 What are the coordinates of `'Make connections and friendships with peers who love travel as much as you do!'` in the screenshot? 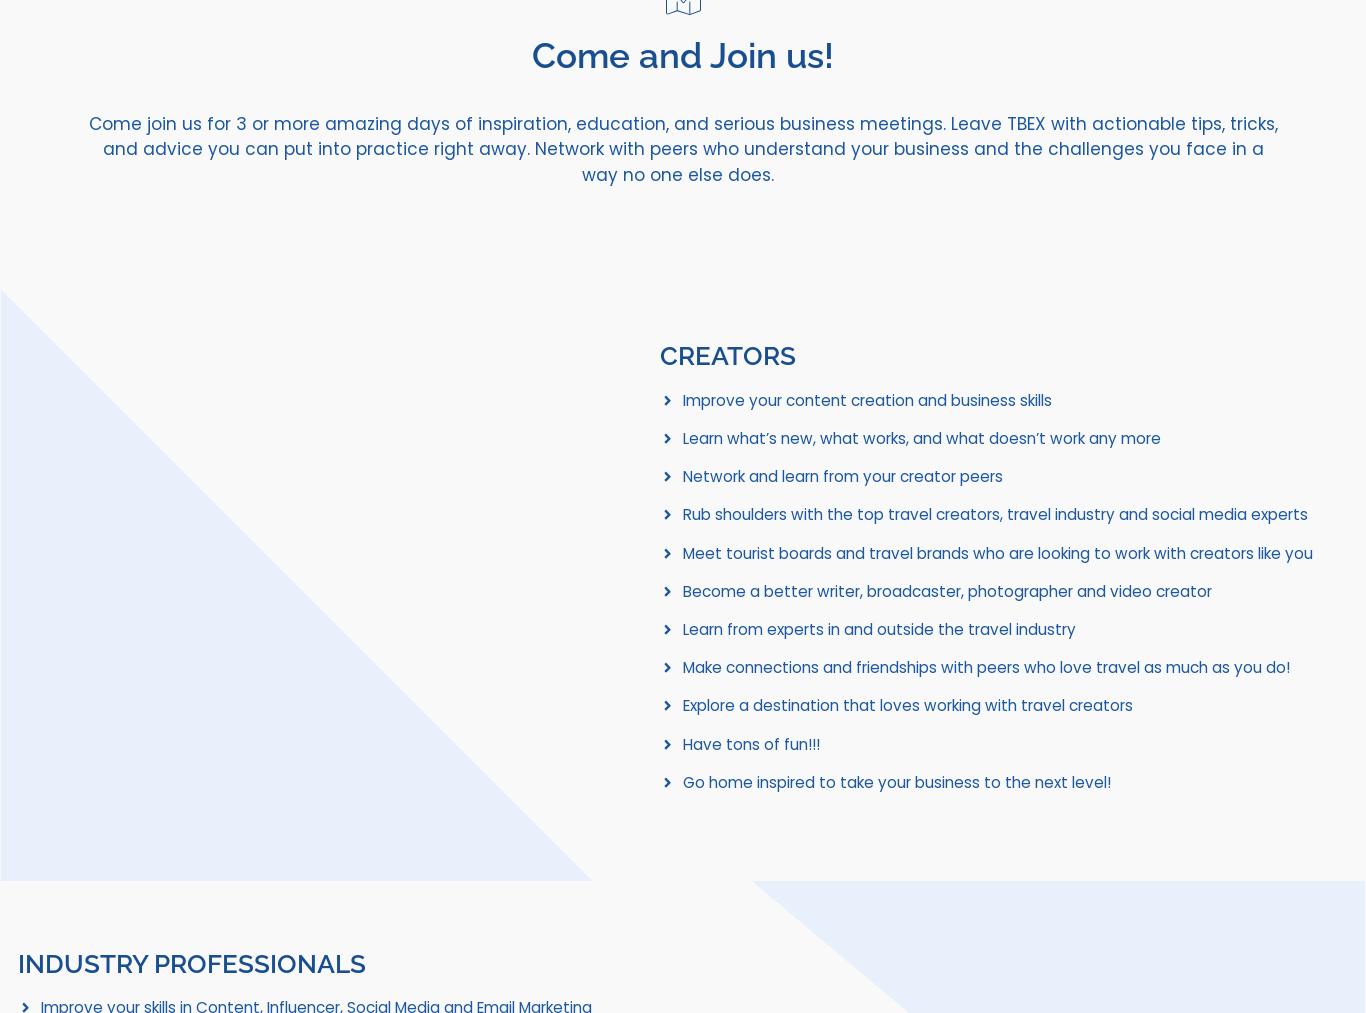 It's located at (986, 666).